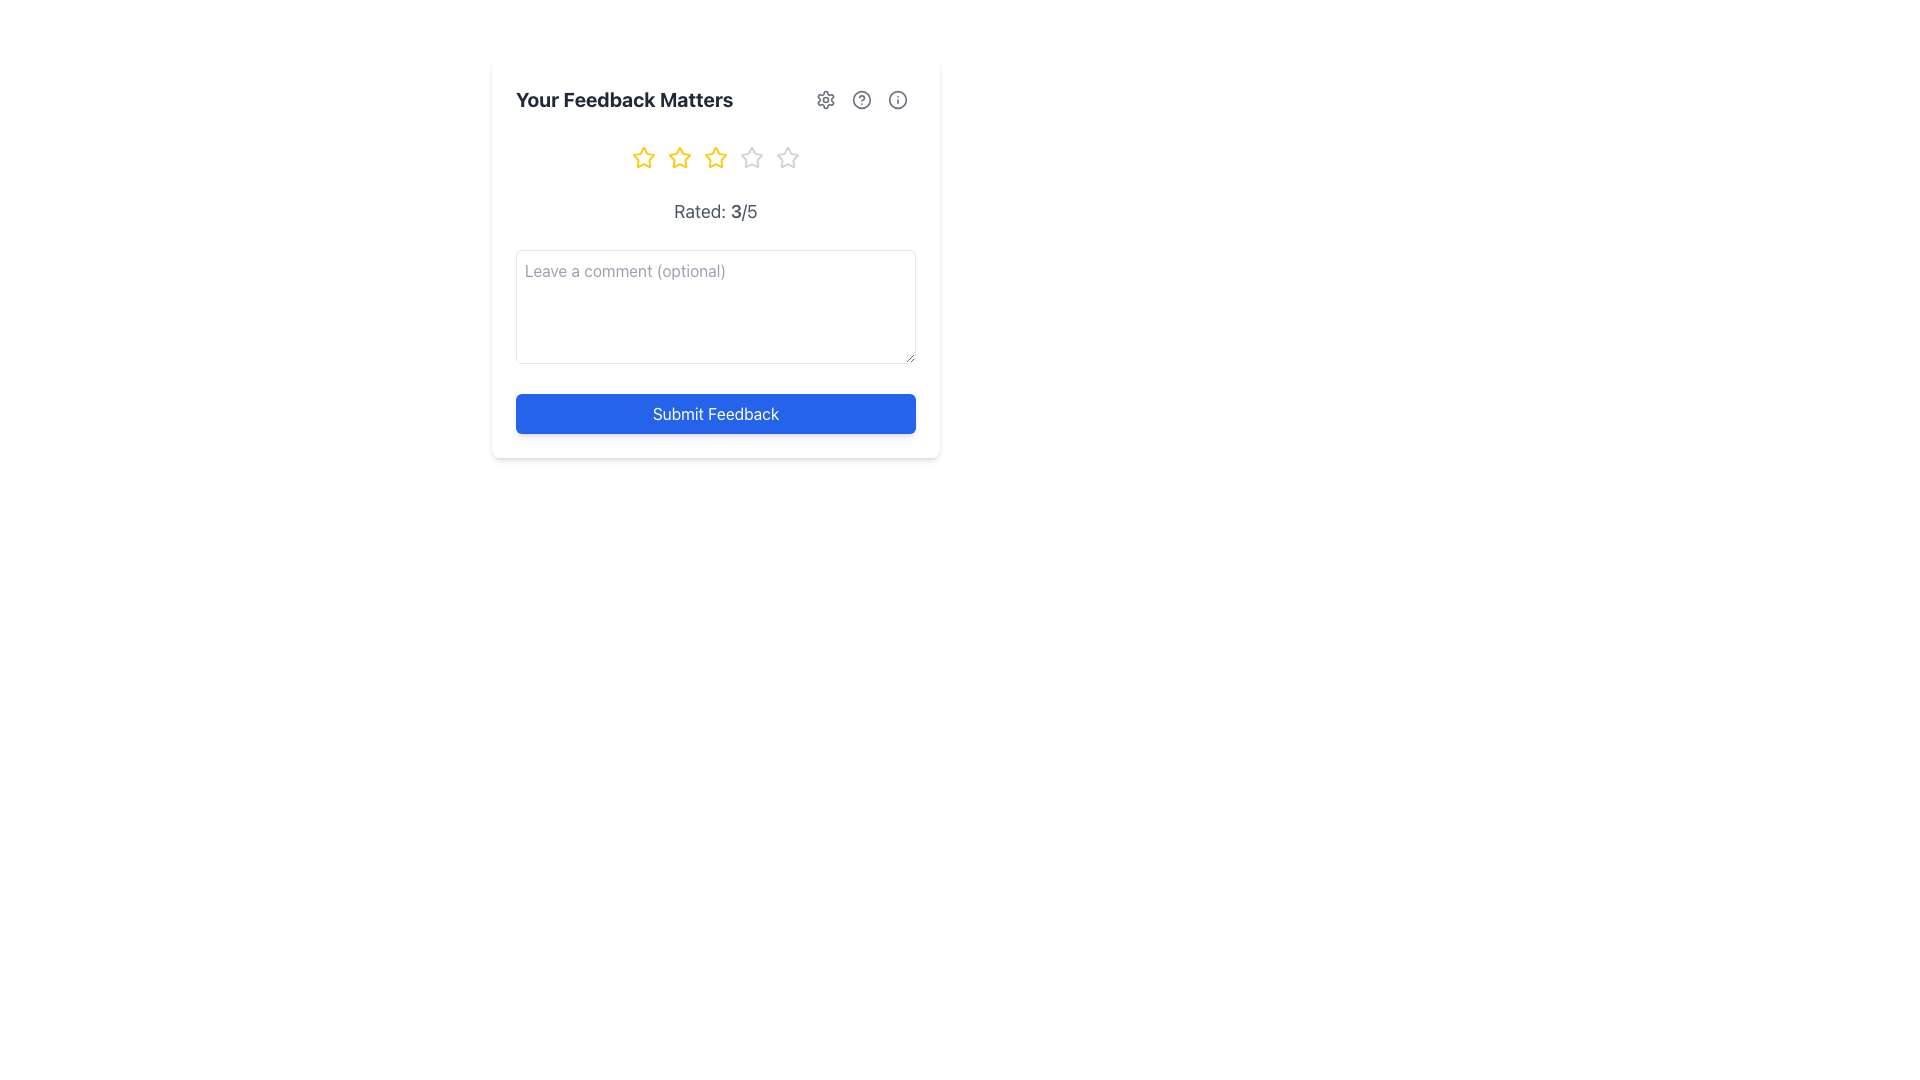 The image size is (1920, 1080). What do you see at coordinates (680, 157) in the screenshot?
I see `the second star icon in the 5-star rating system` at bounding box center [680, 157].